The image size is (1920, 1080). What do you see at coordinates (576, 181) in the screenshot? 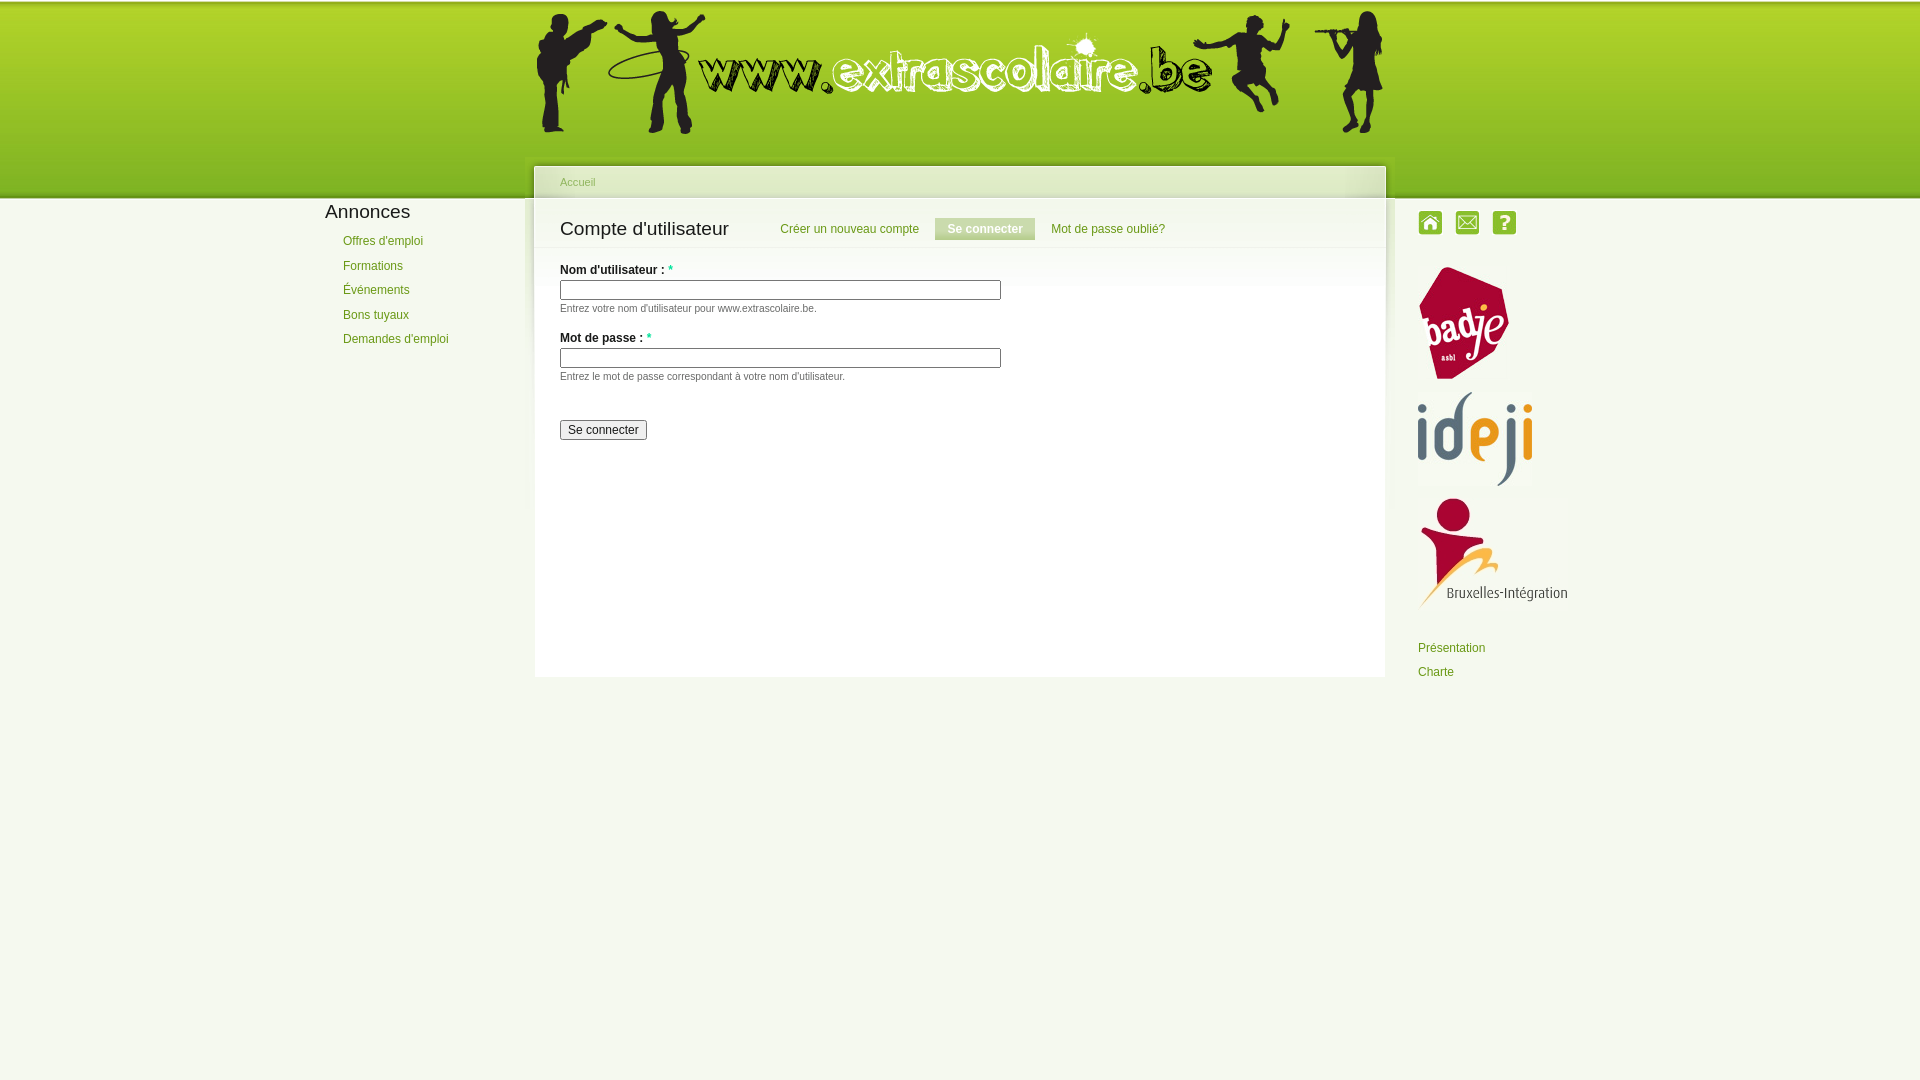
I see `'Accueil'` at bounding box center [576, 181].